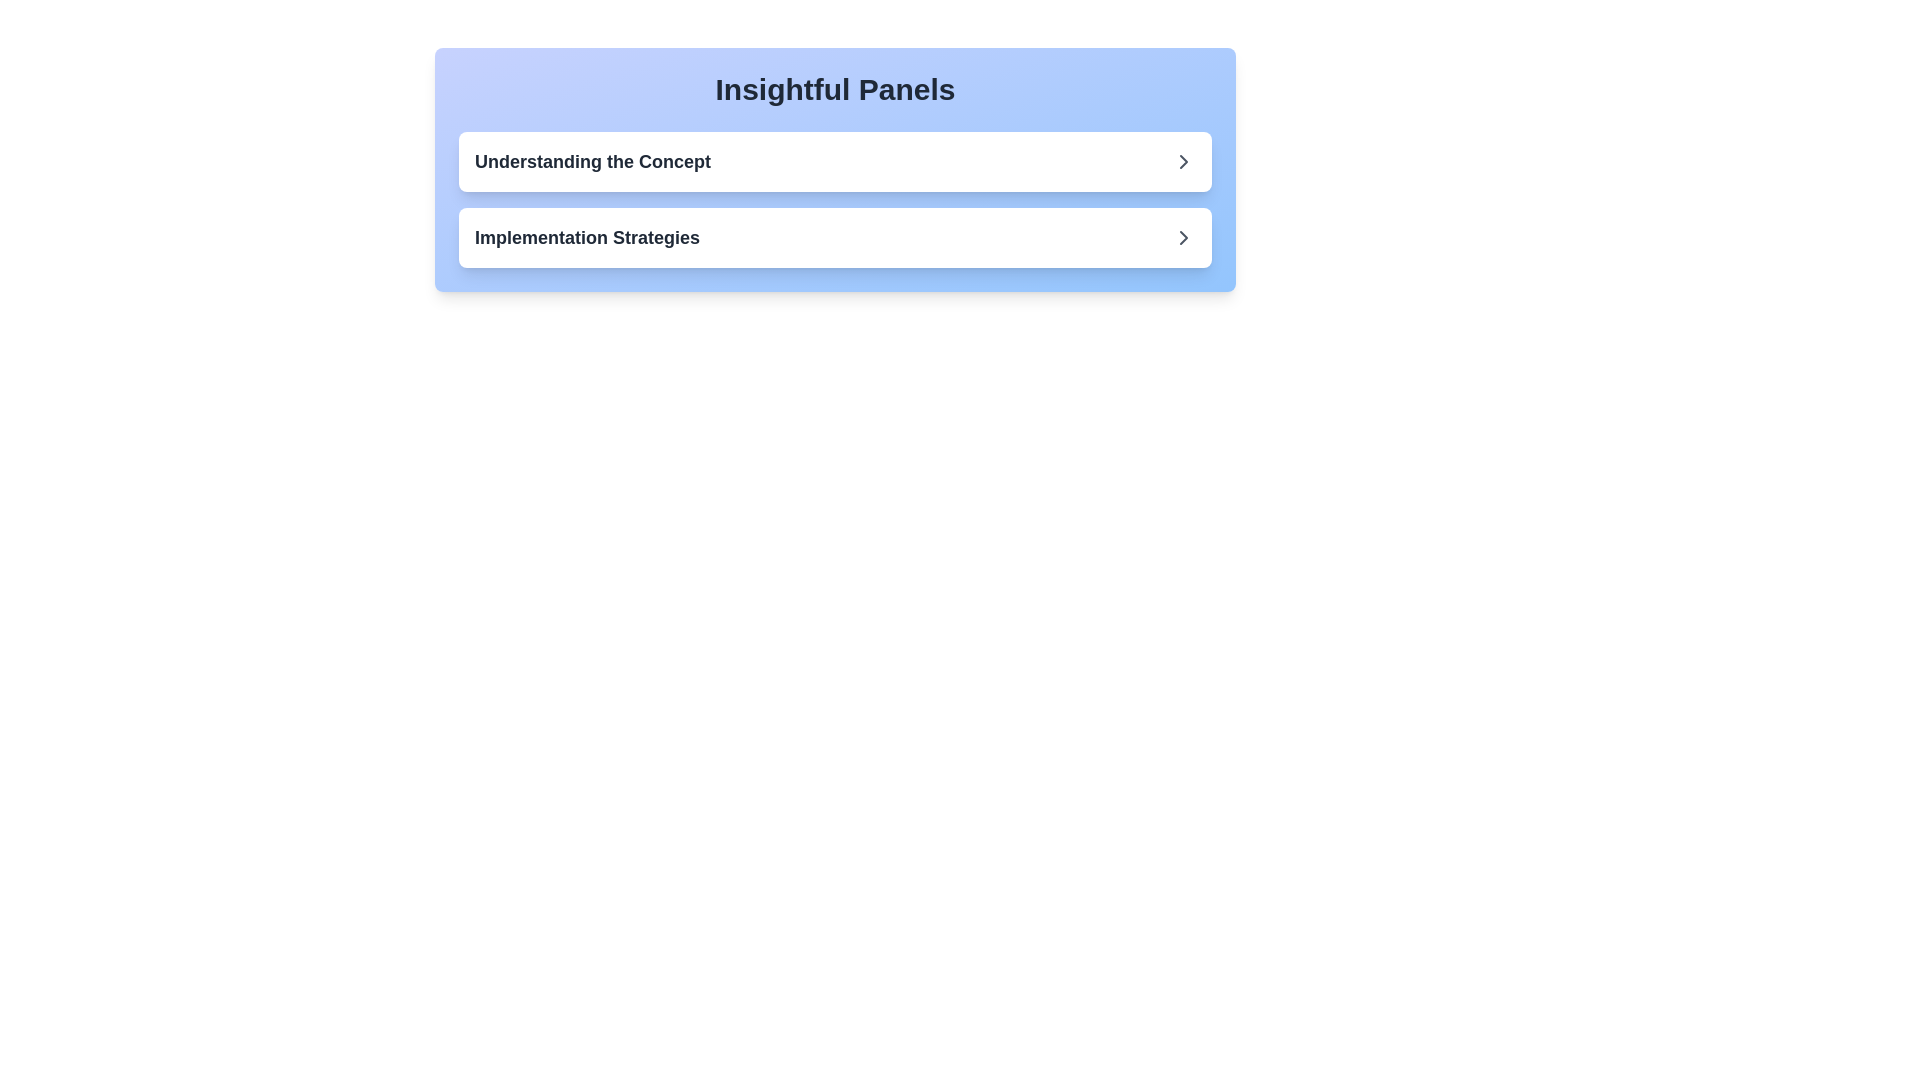  Describe the element at coordinates (1184, 237) in the screenshot. I see `the Chevron icon located at the far right end of the 'Implementation Strategies' row` at that location.